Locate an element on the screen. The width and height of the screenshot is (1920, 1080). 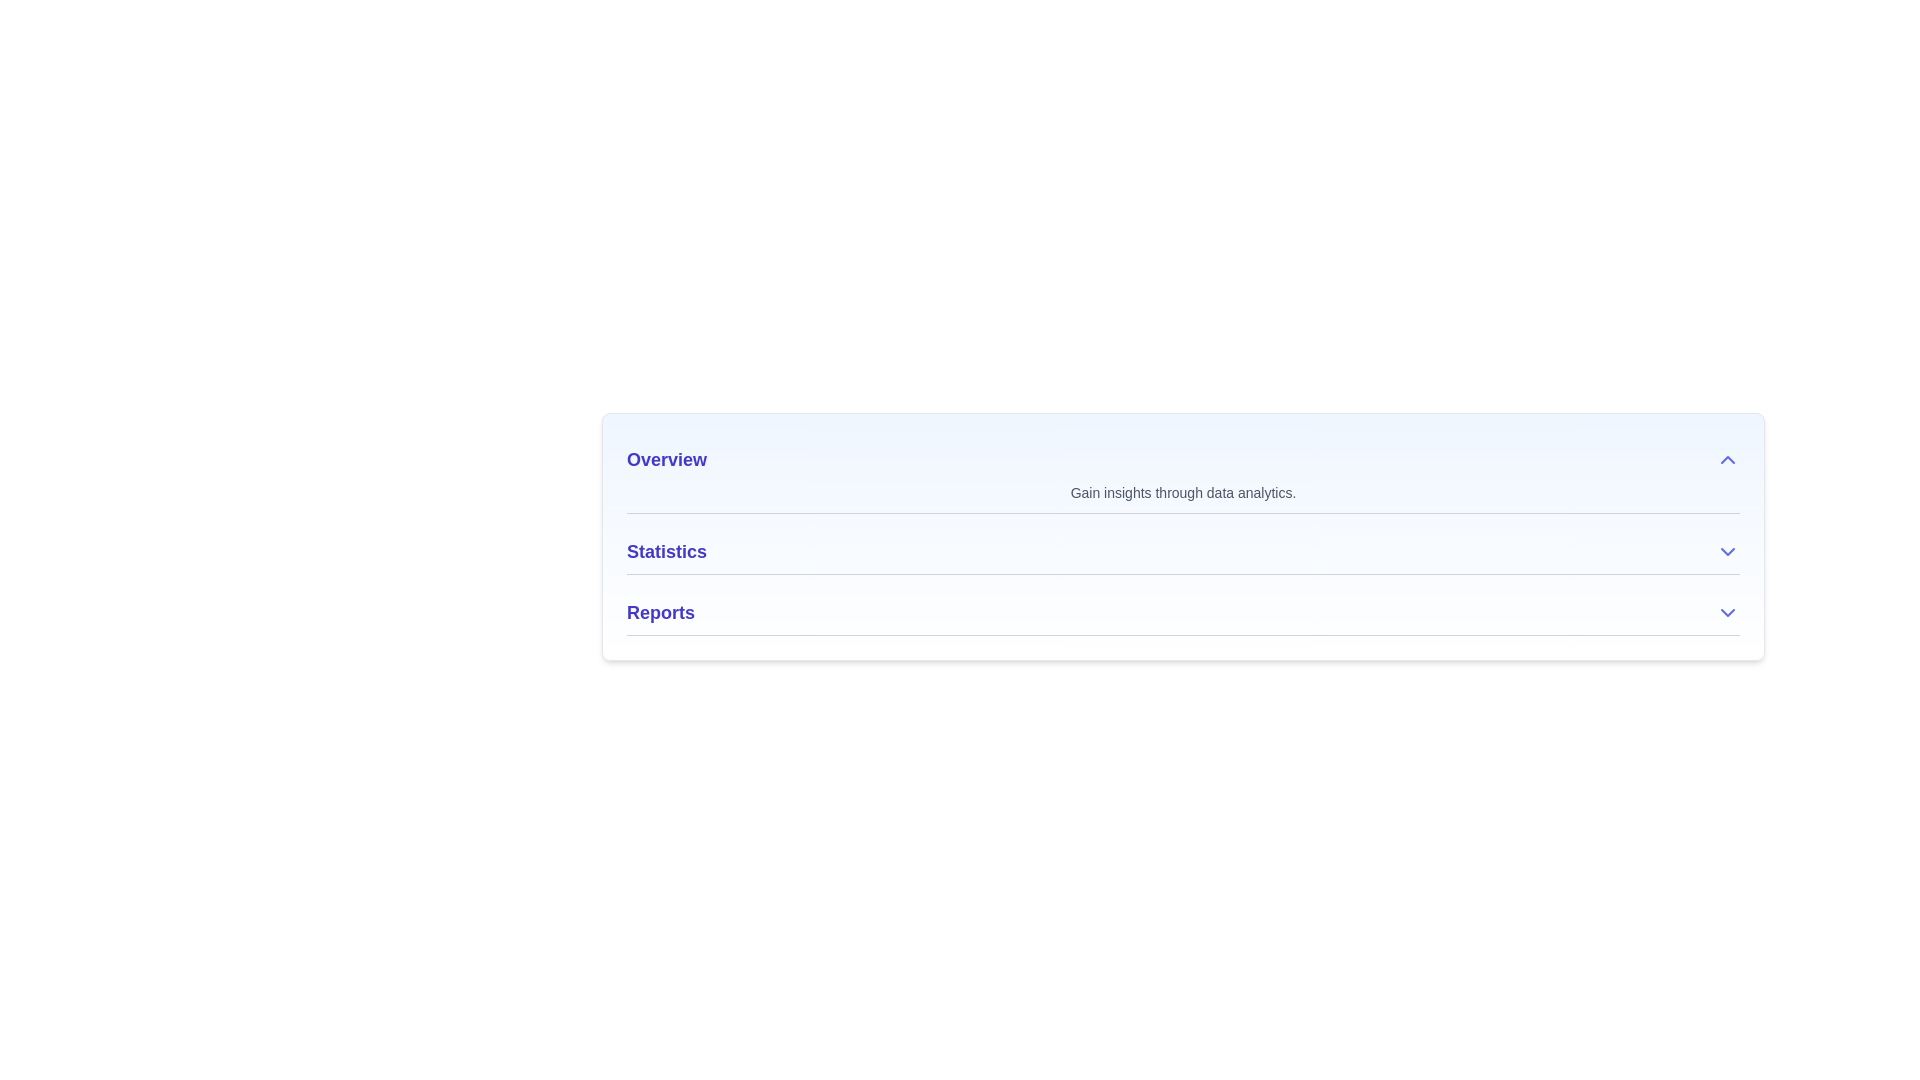
text label displaying 'Overview', which is bold and indigo colored, to understand the section's purpose is located at coordinates (667, 459).